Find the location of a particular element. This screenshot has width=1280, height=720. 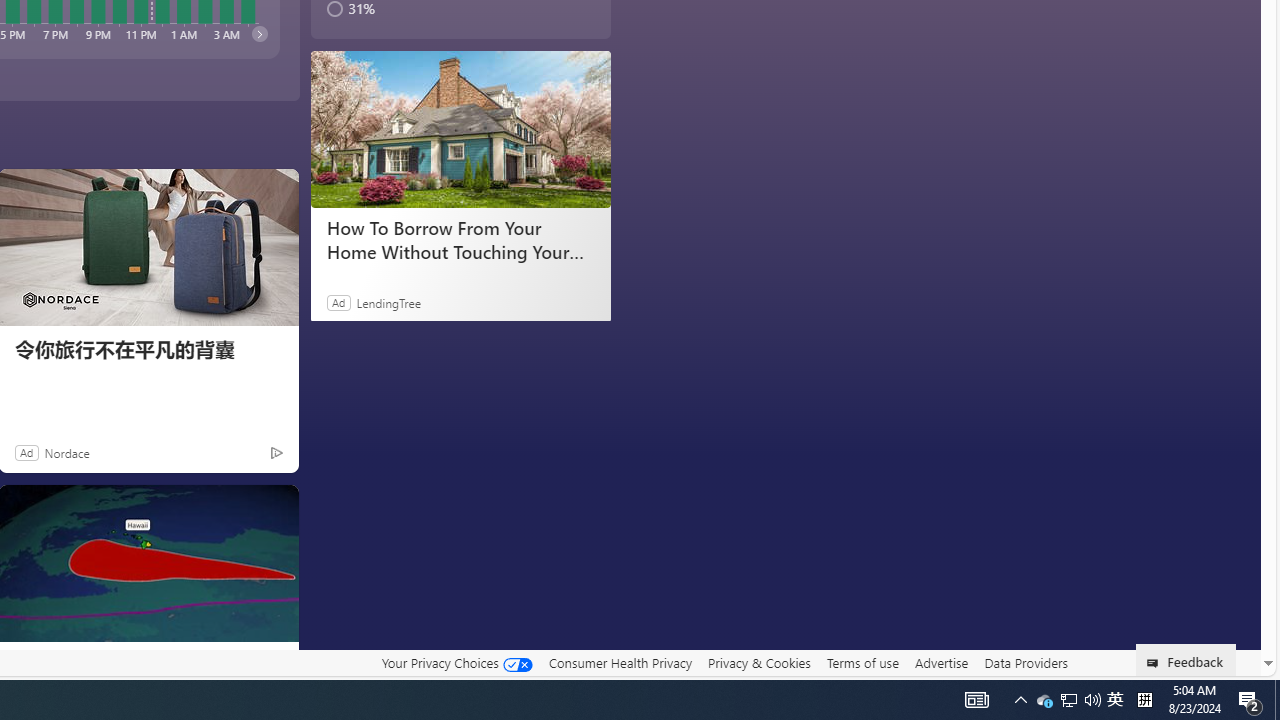

'Advertise' is located at coordinates (940, 663).